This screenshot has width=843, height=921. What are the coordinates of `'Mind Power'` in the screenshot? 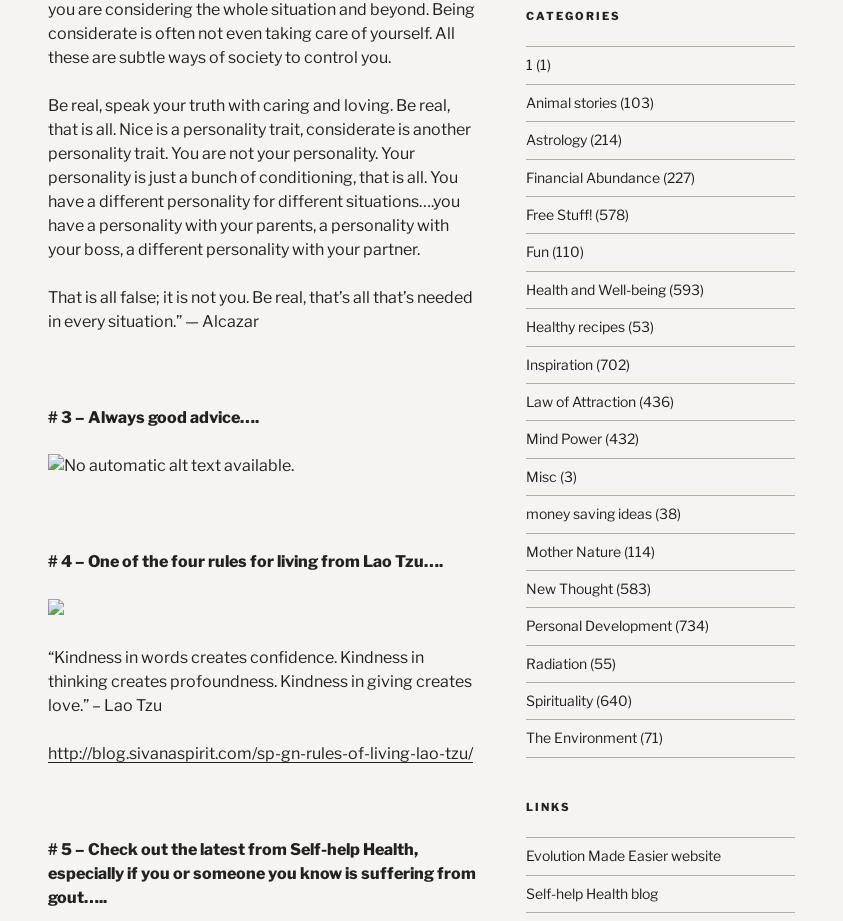 It's located at (562, 438).